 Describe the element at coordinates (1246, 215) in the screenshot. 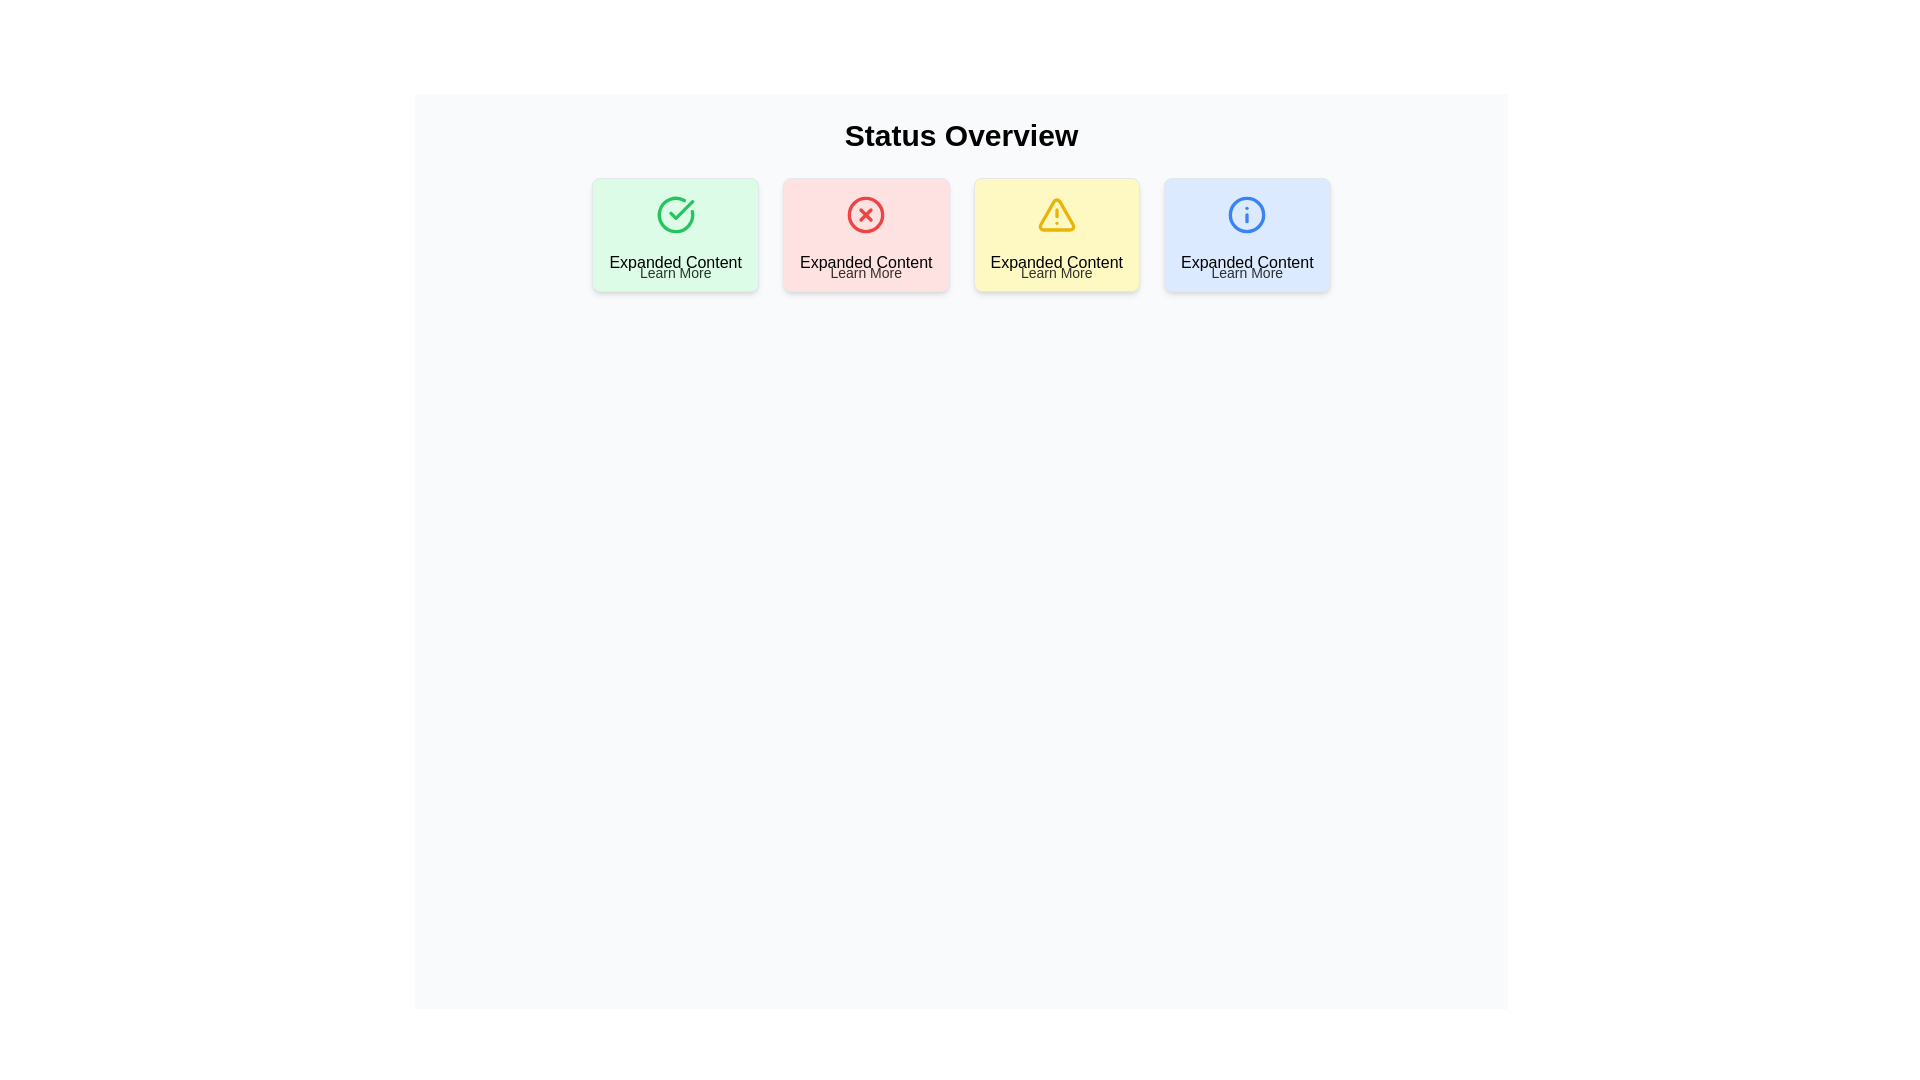

I see `the circular information icon with a blue outline and a lowercase 'i' set against a transparent background, located at the top of a light blue rounded rectangular card` at that location.